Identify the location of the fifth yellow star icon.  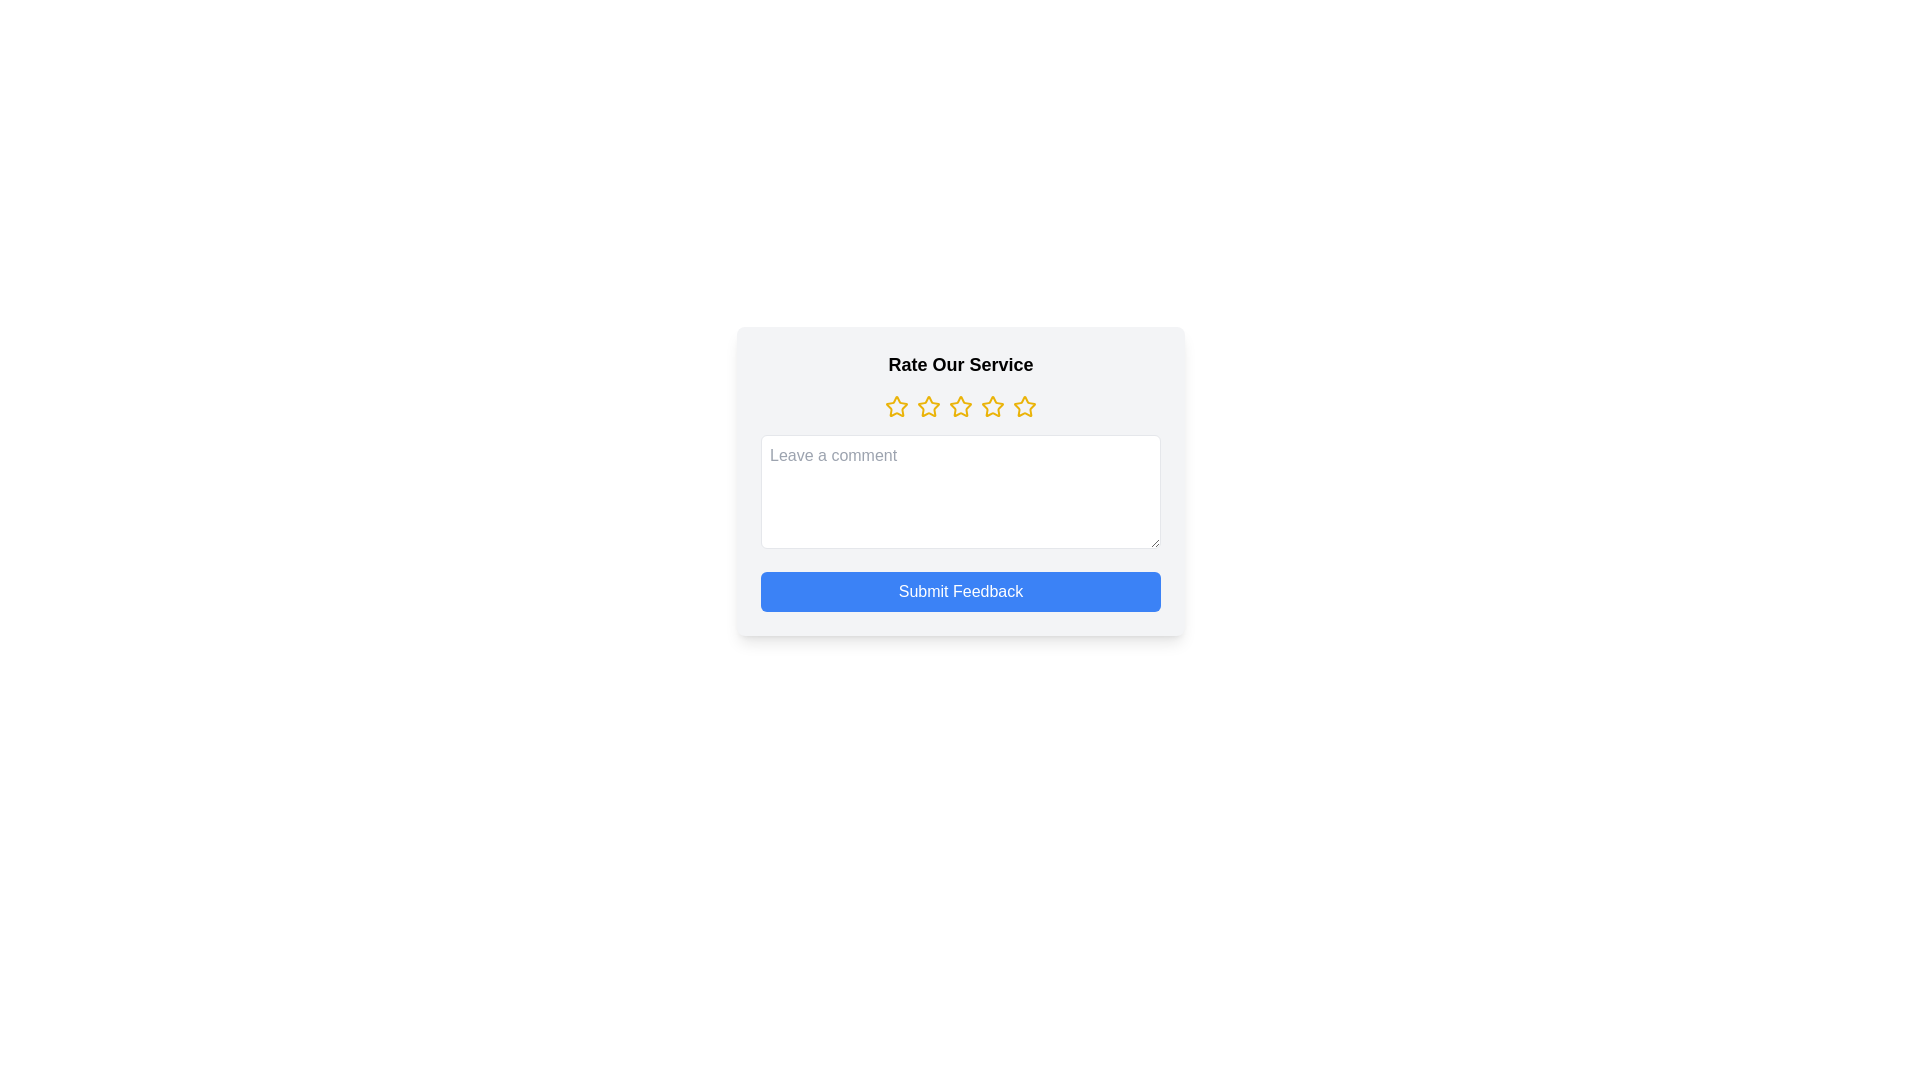
(993, 406).